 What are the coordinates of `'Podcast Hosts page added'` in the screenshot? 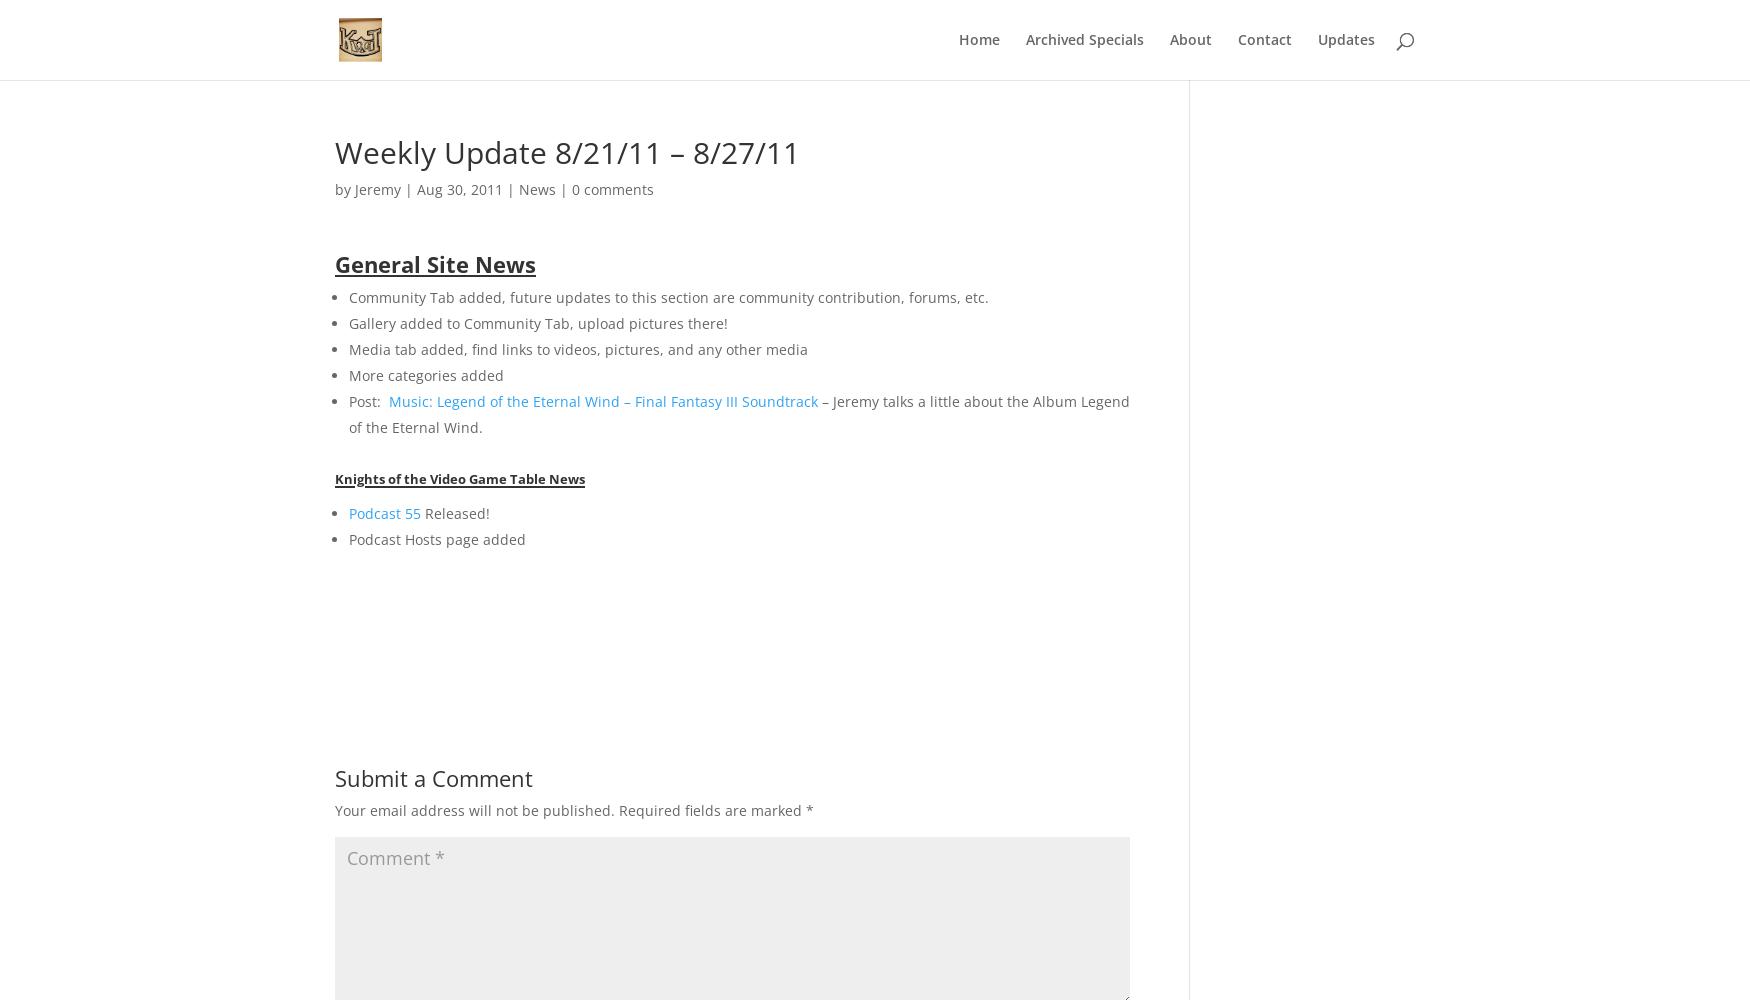 It's located at (436, 538).